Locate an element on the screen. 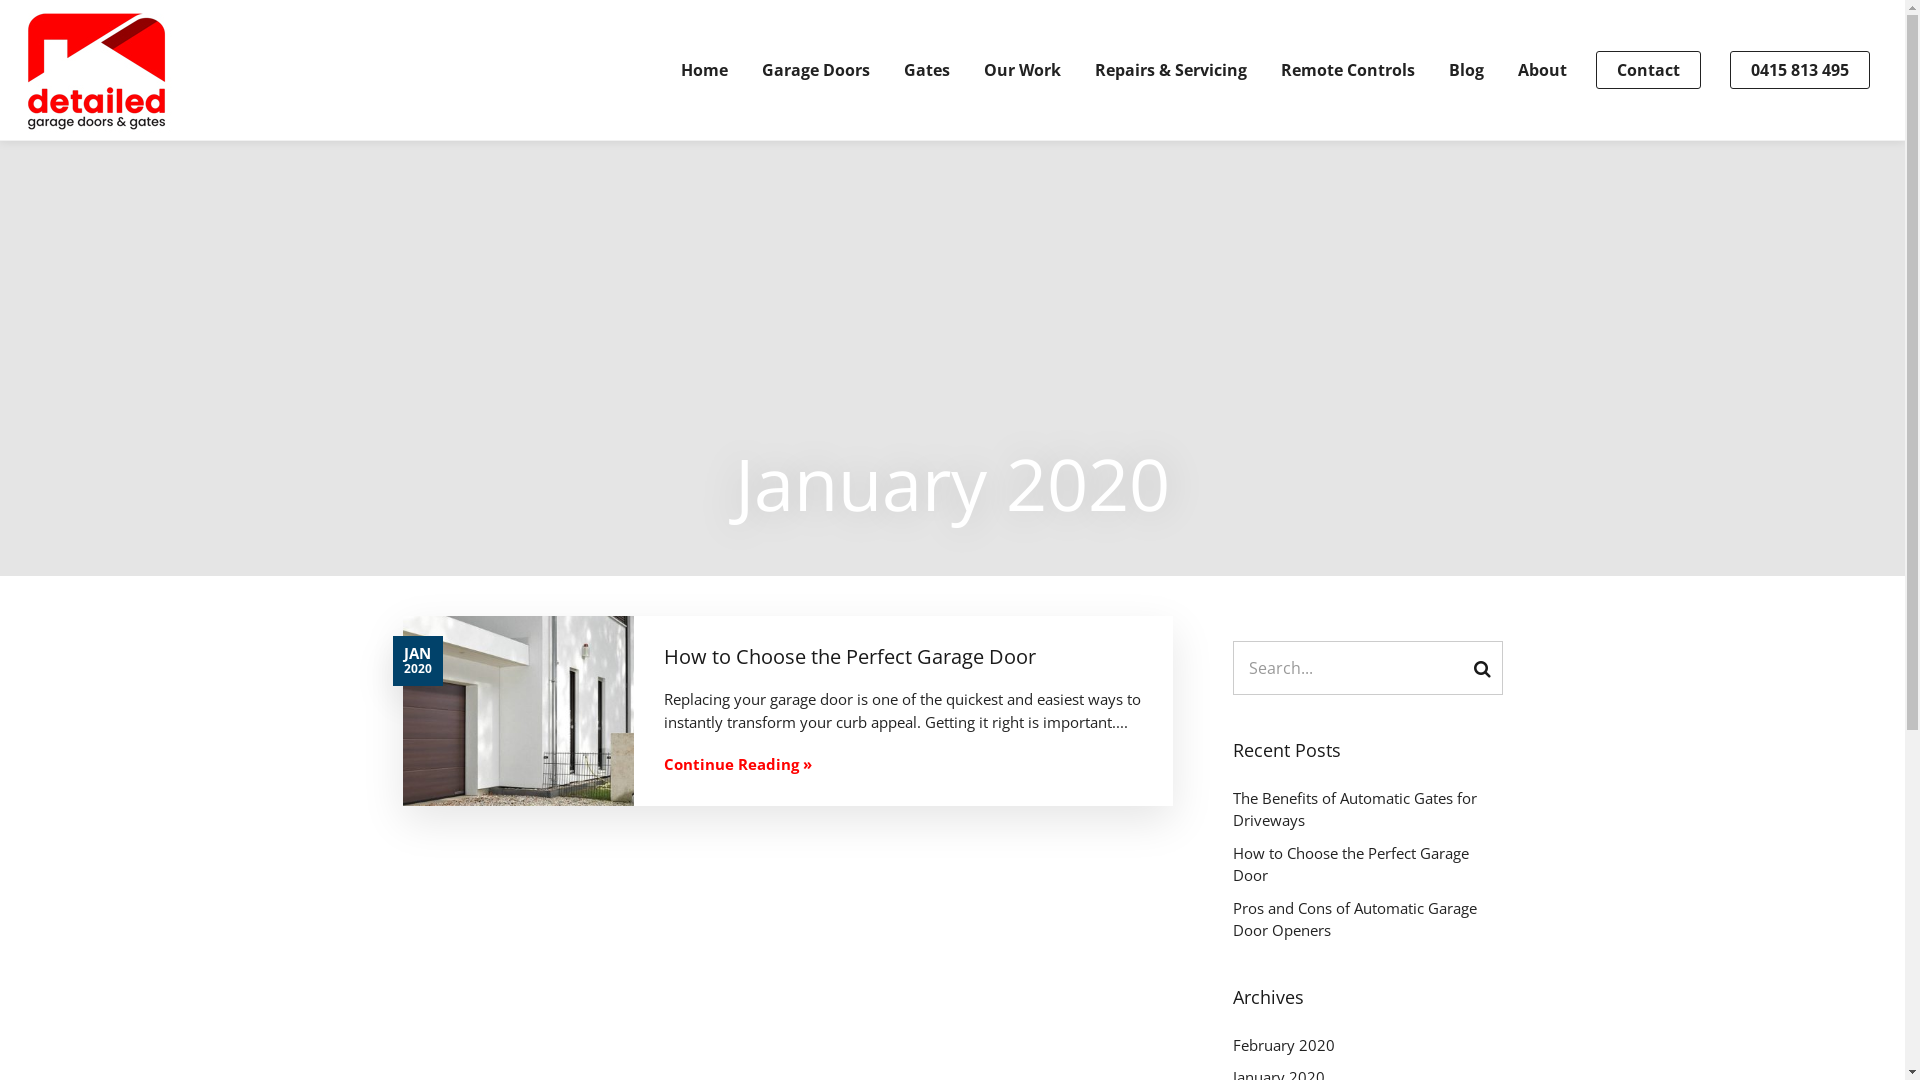  'Garage Doors' is located at coordinates (761, 68).